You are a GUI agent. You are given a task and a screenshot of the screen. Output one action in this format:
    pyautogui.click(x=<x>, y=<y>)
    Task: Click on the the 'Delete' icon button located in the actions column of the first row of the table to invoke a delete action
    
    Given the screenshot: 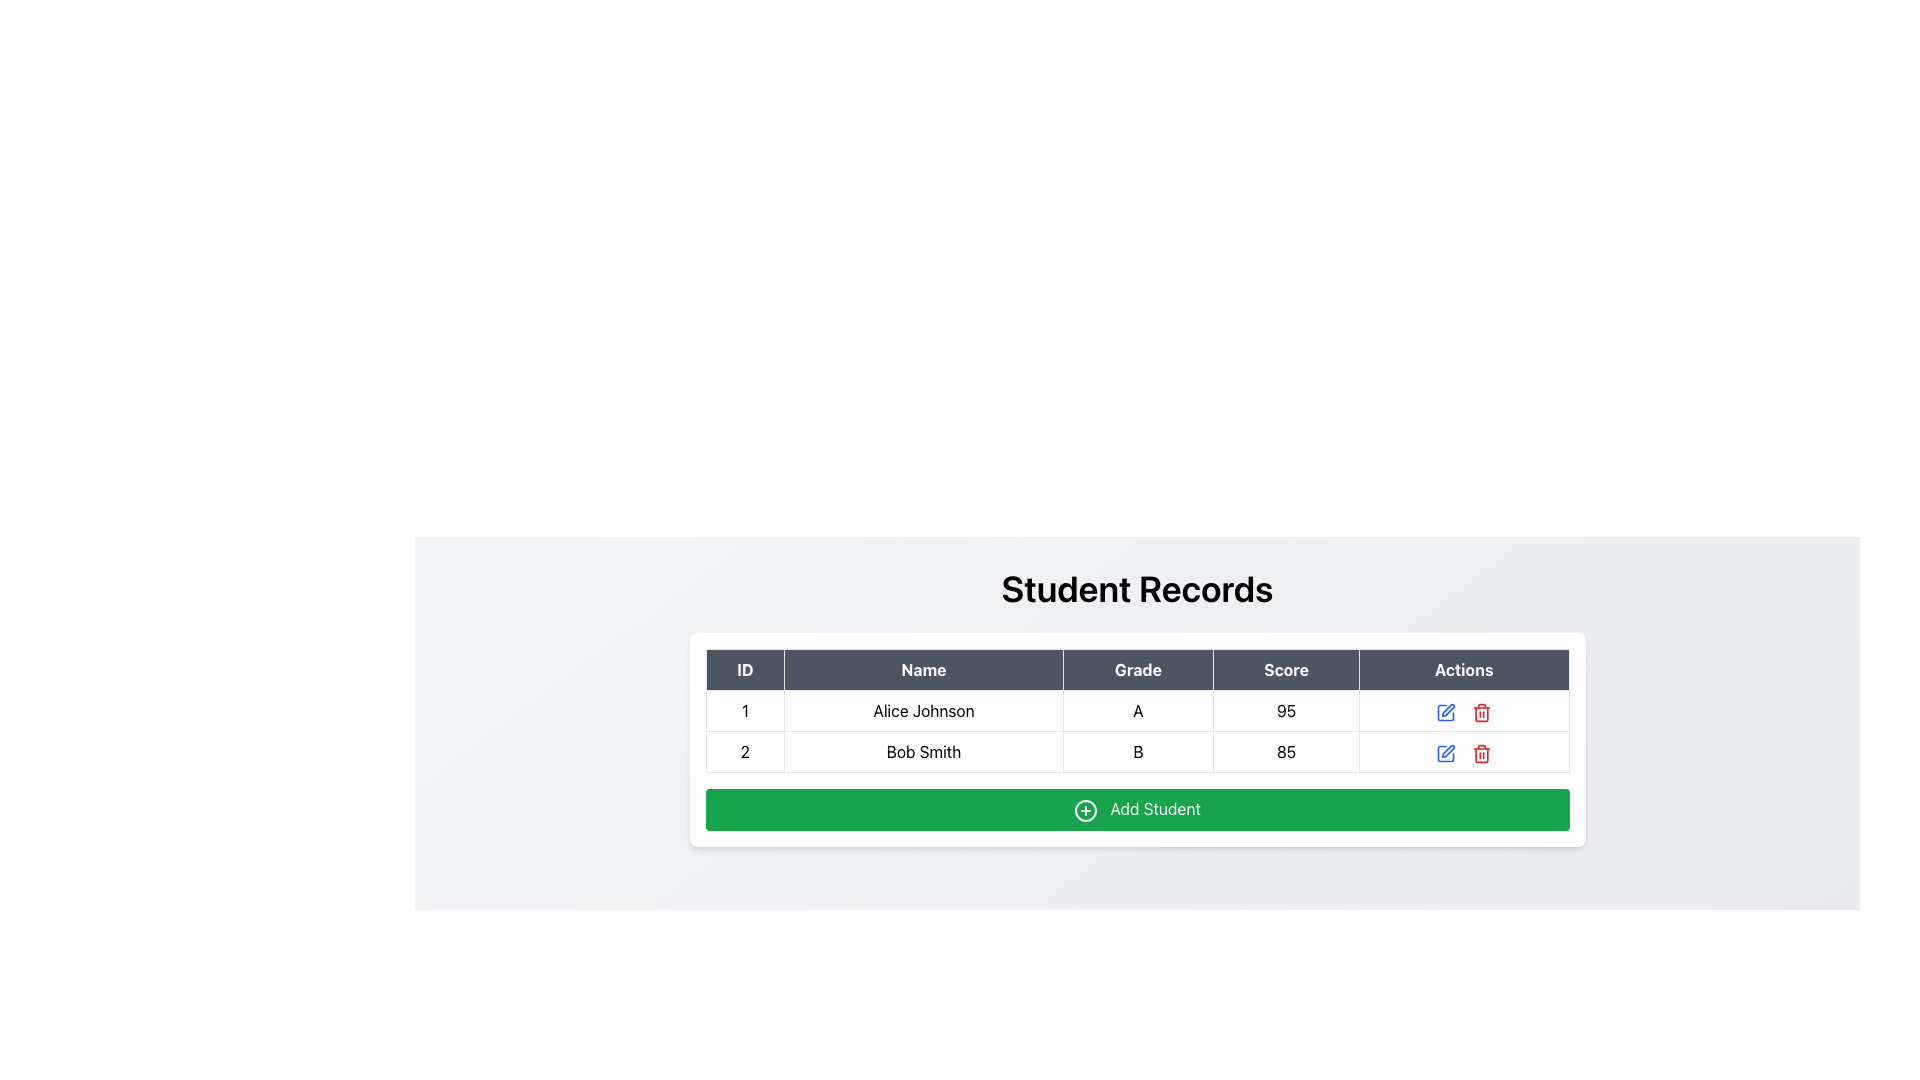 What is the action you would take?
    pyautogui.click(x=1482, y=711)
    